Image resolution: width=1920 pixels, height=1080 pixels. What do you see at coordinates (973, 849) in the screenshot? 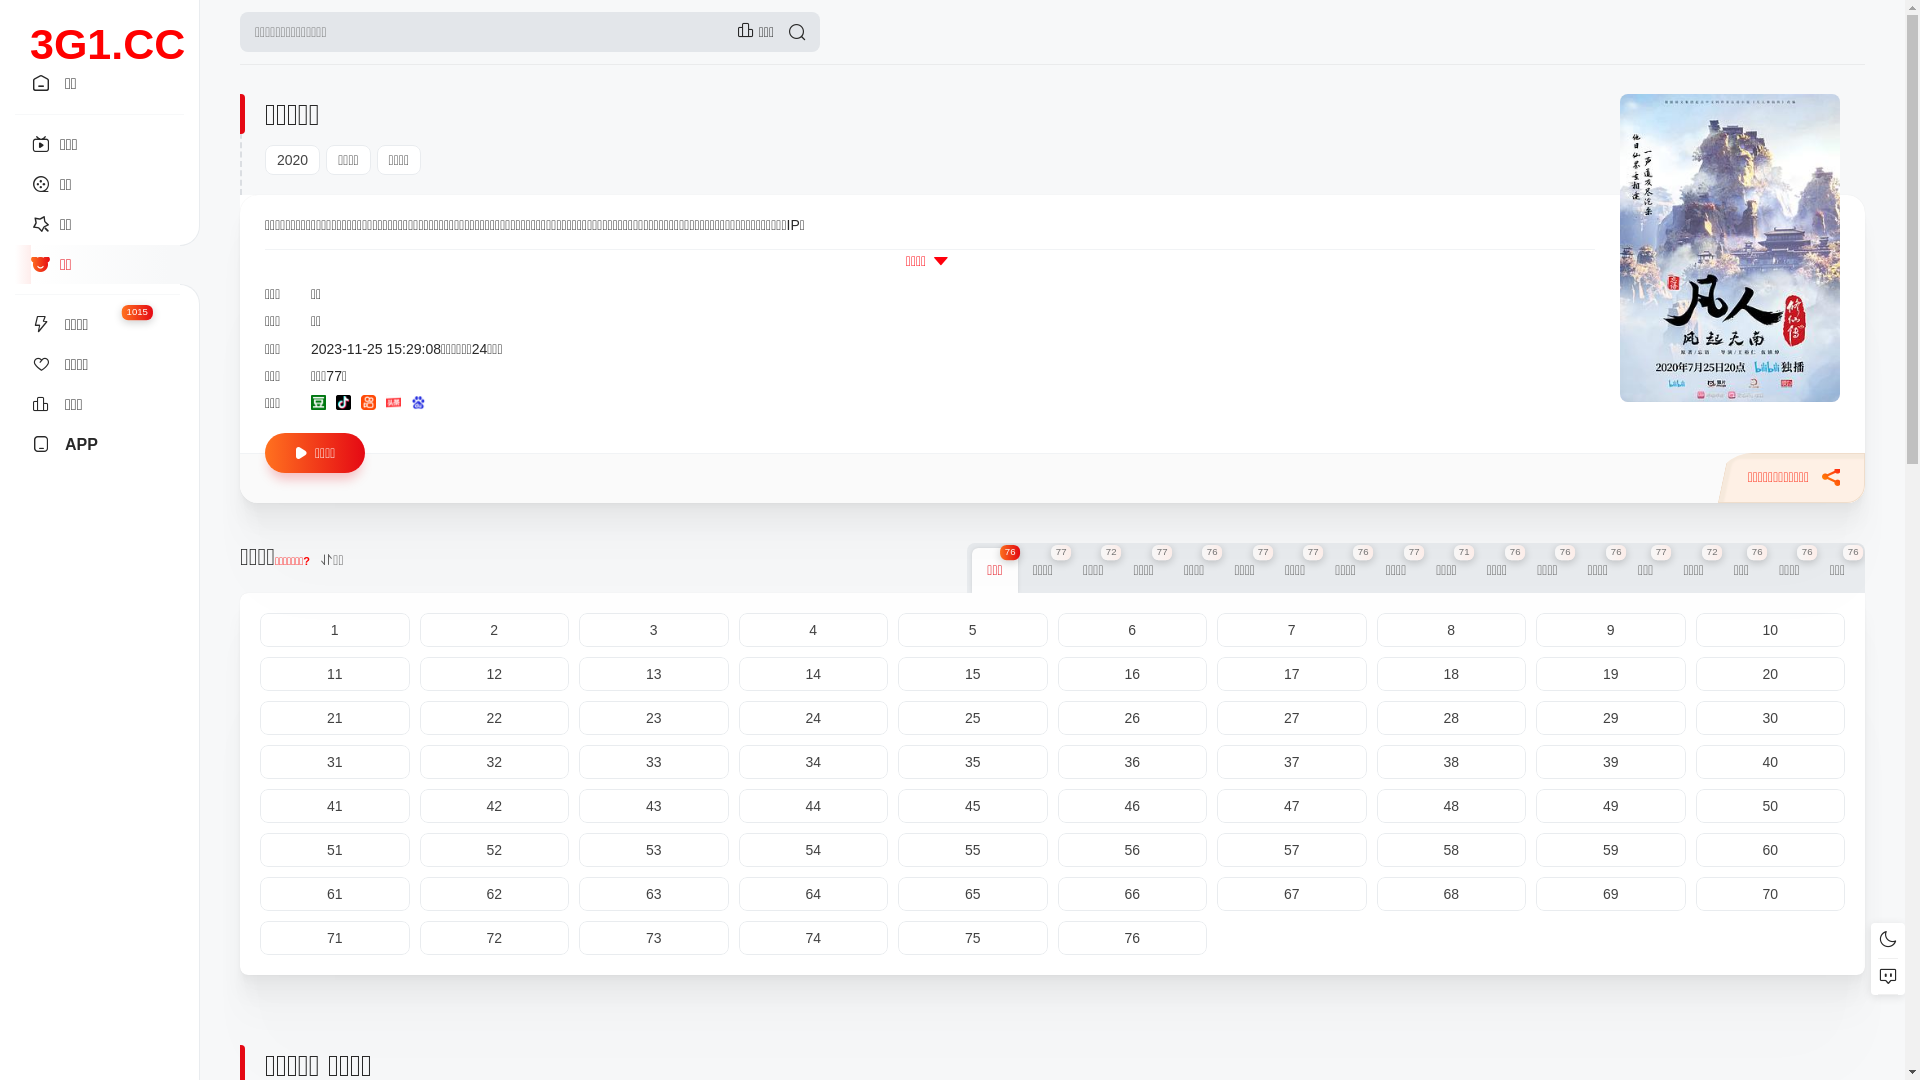
I see `'55'` at bounding box center [973, 849].